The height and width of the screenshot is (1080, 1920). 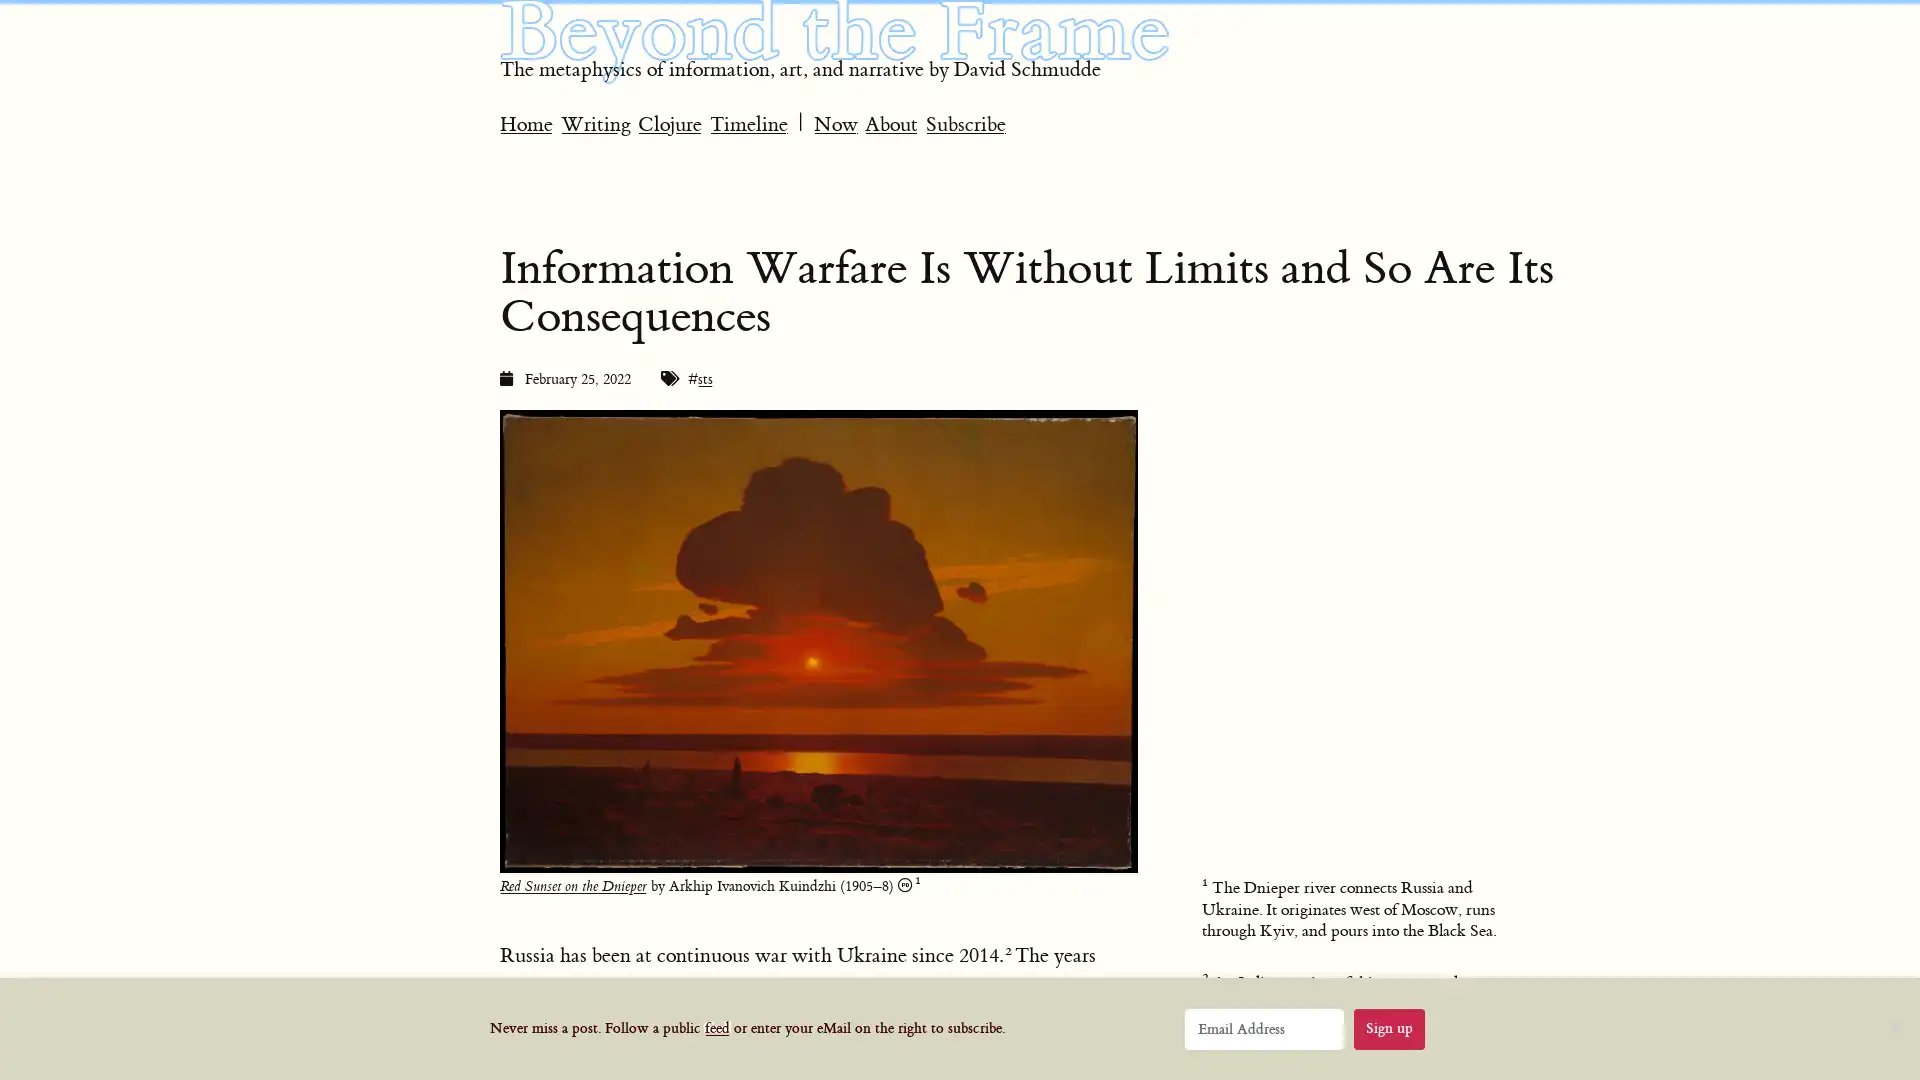 What do you see at coordinates (1388, 1028) in the screenshot?
I see `Sign up` at bounding box center [1388, 1028].